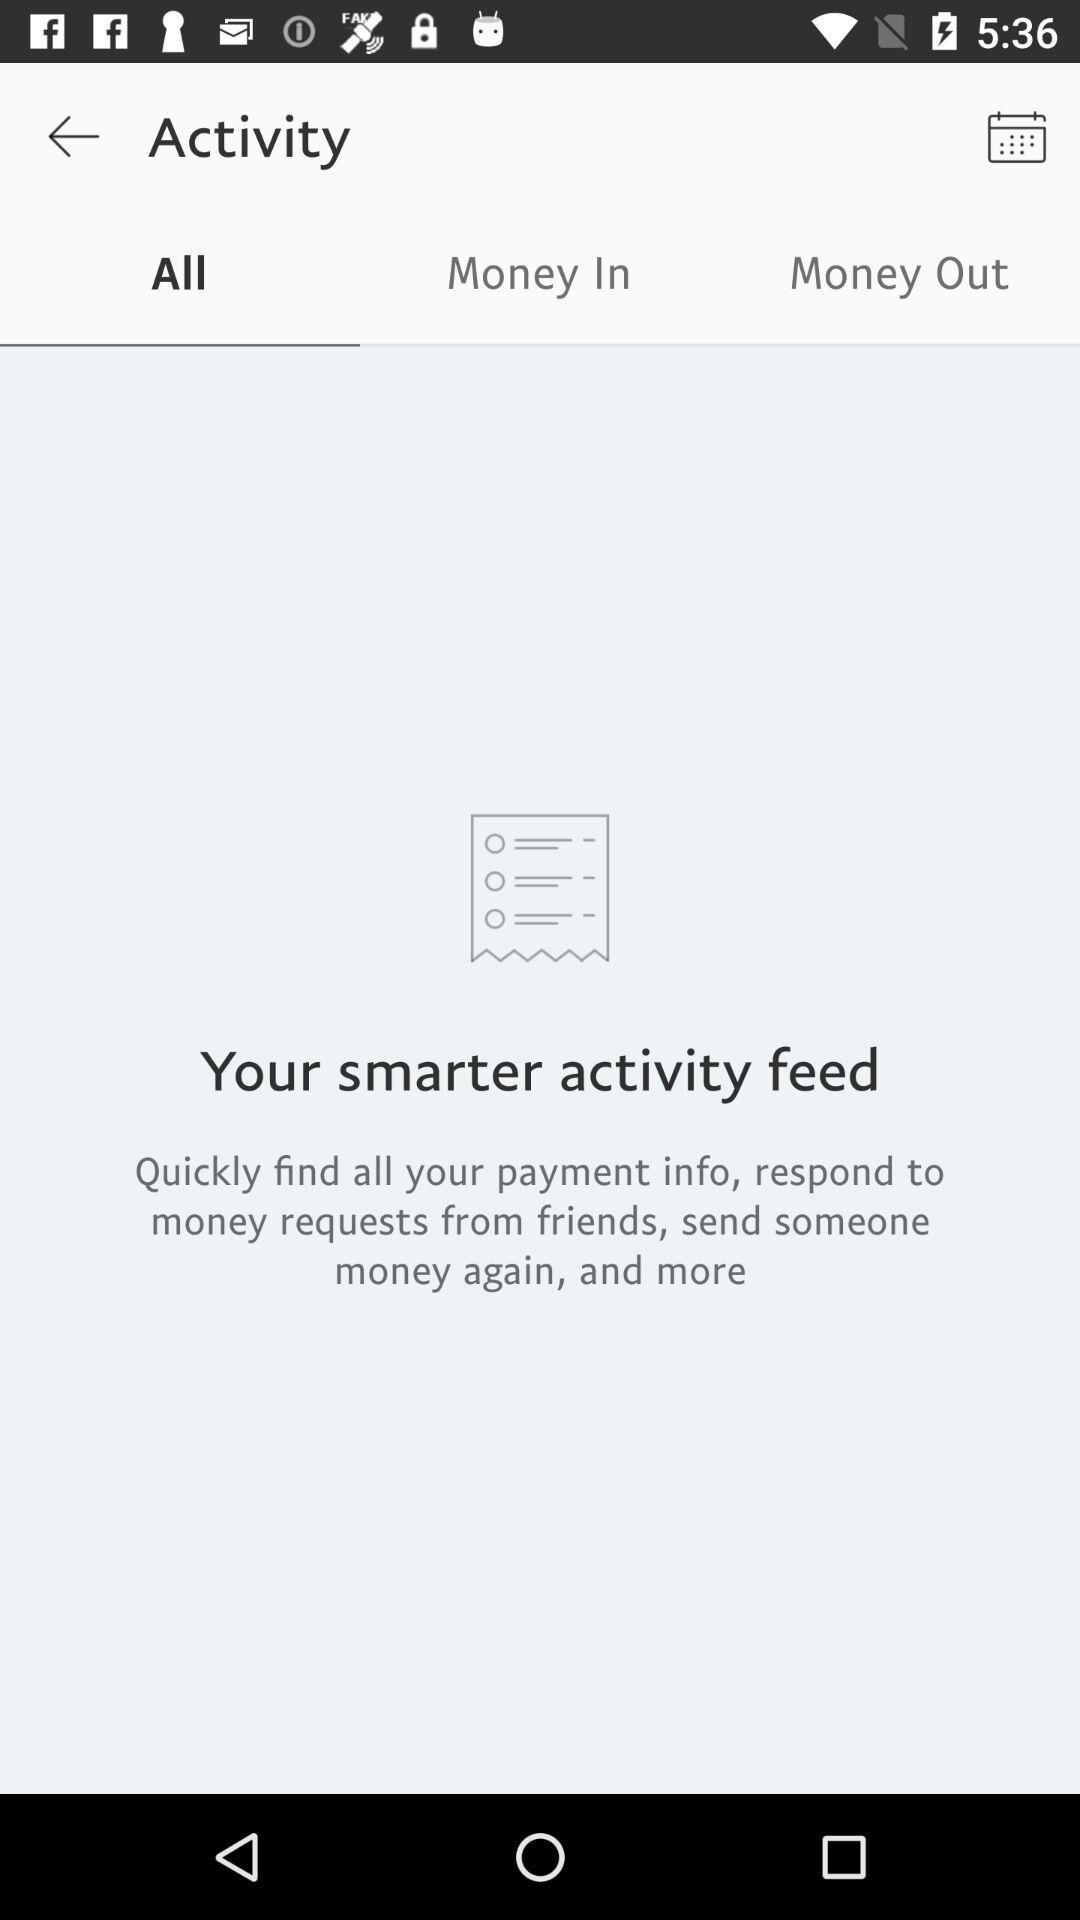  I want to click on the icon to the right of all, so click(540, 277).